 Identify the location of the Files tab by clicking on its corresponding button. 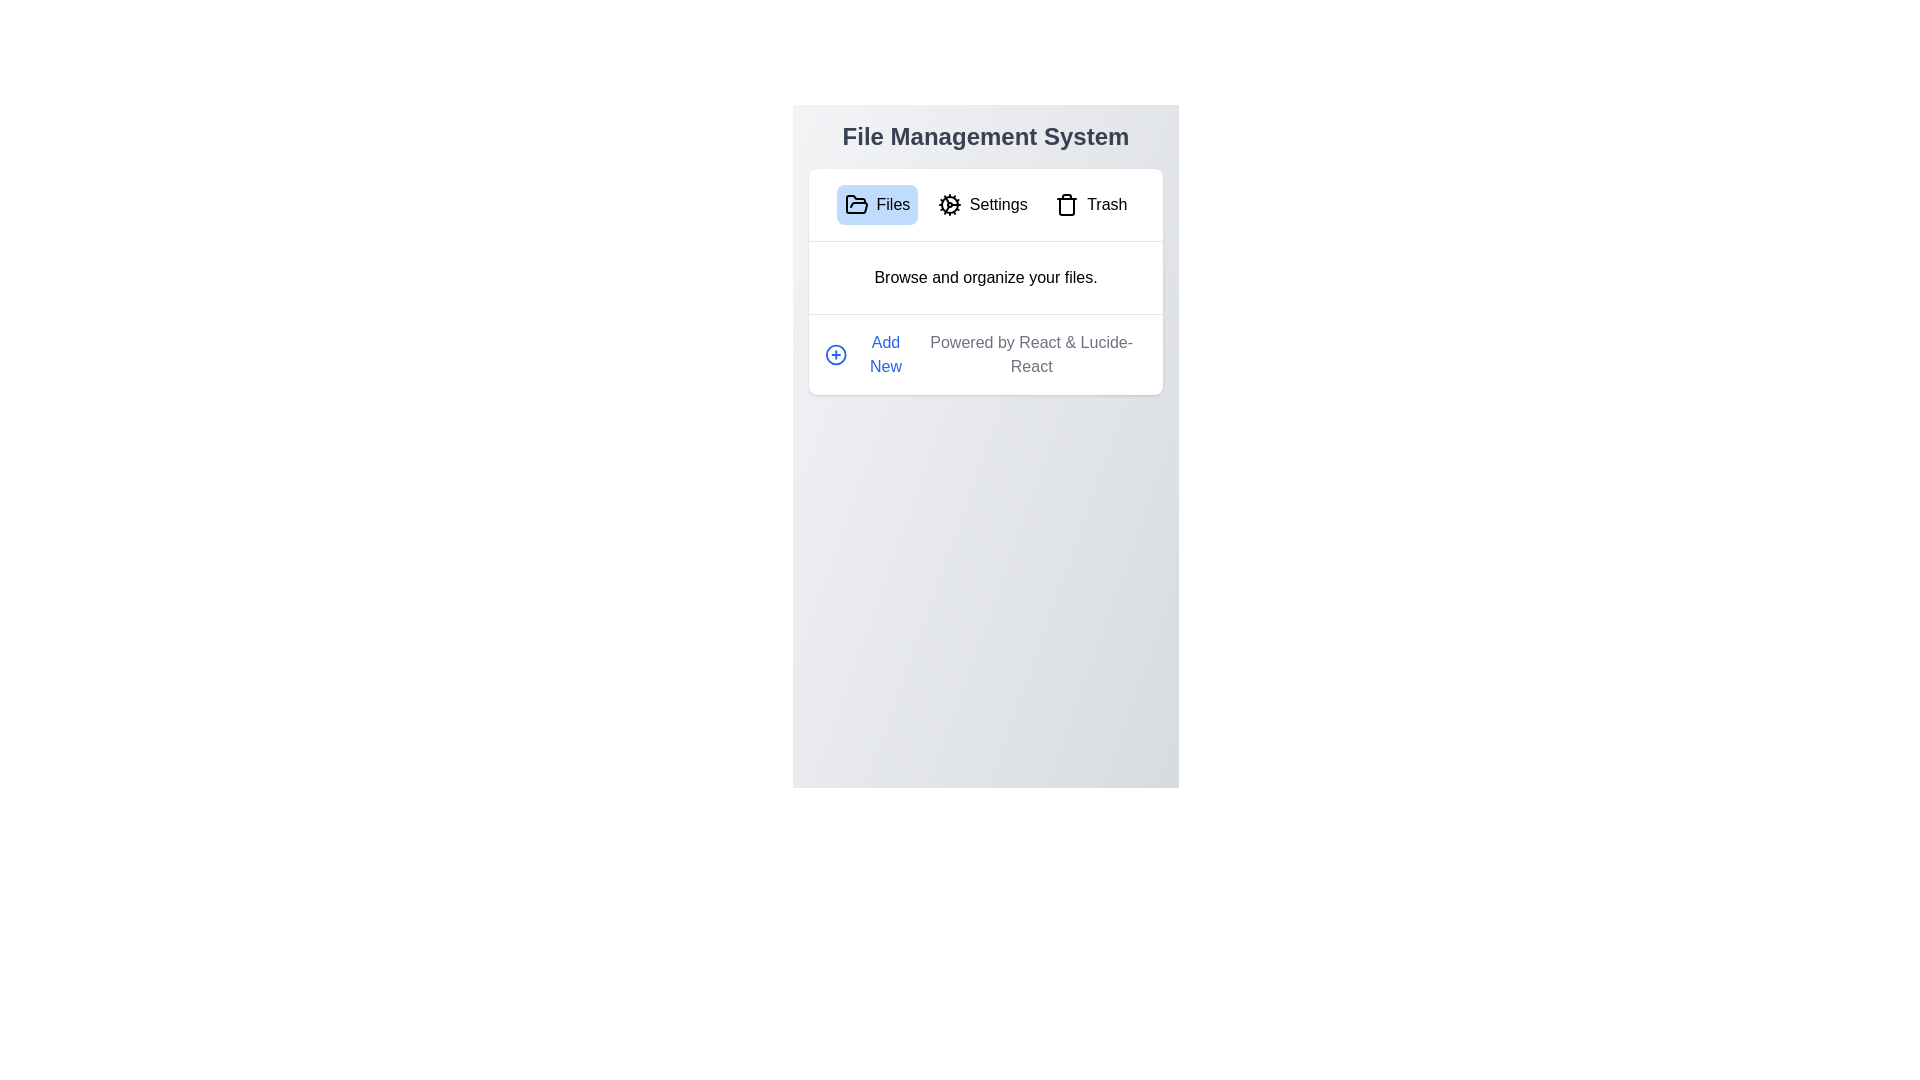
(877, 204).